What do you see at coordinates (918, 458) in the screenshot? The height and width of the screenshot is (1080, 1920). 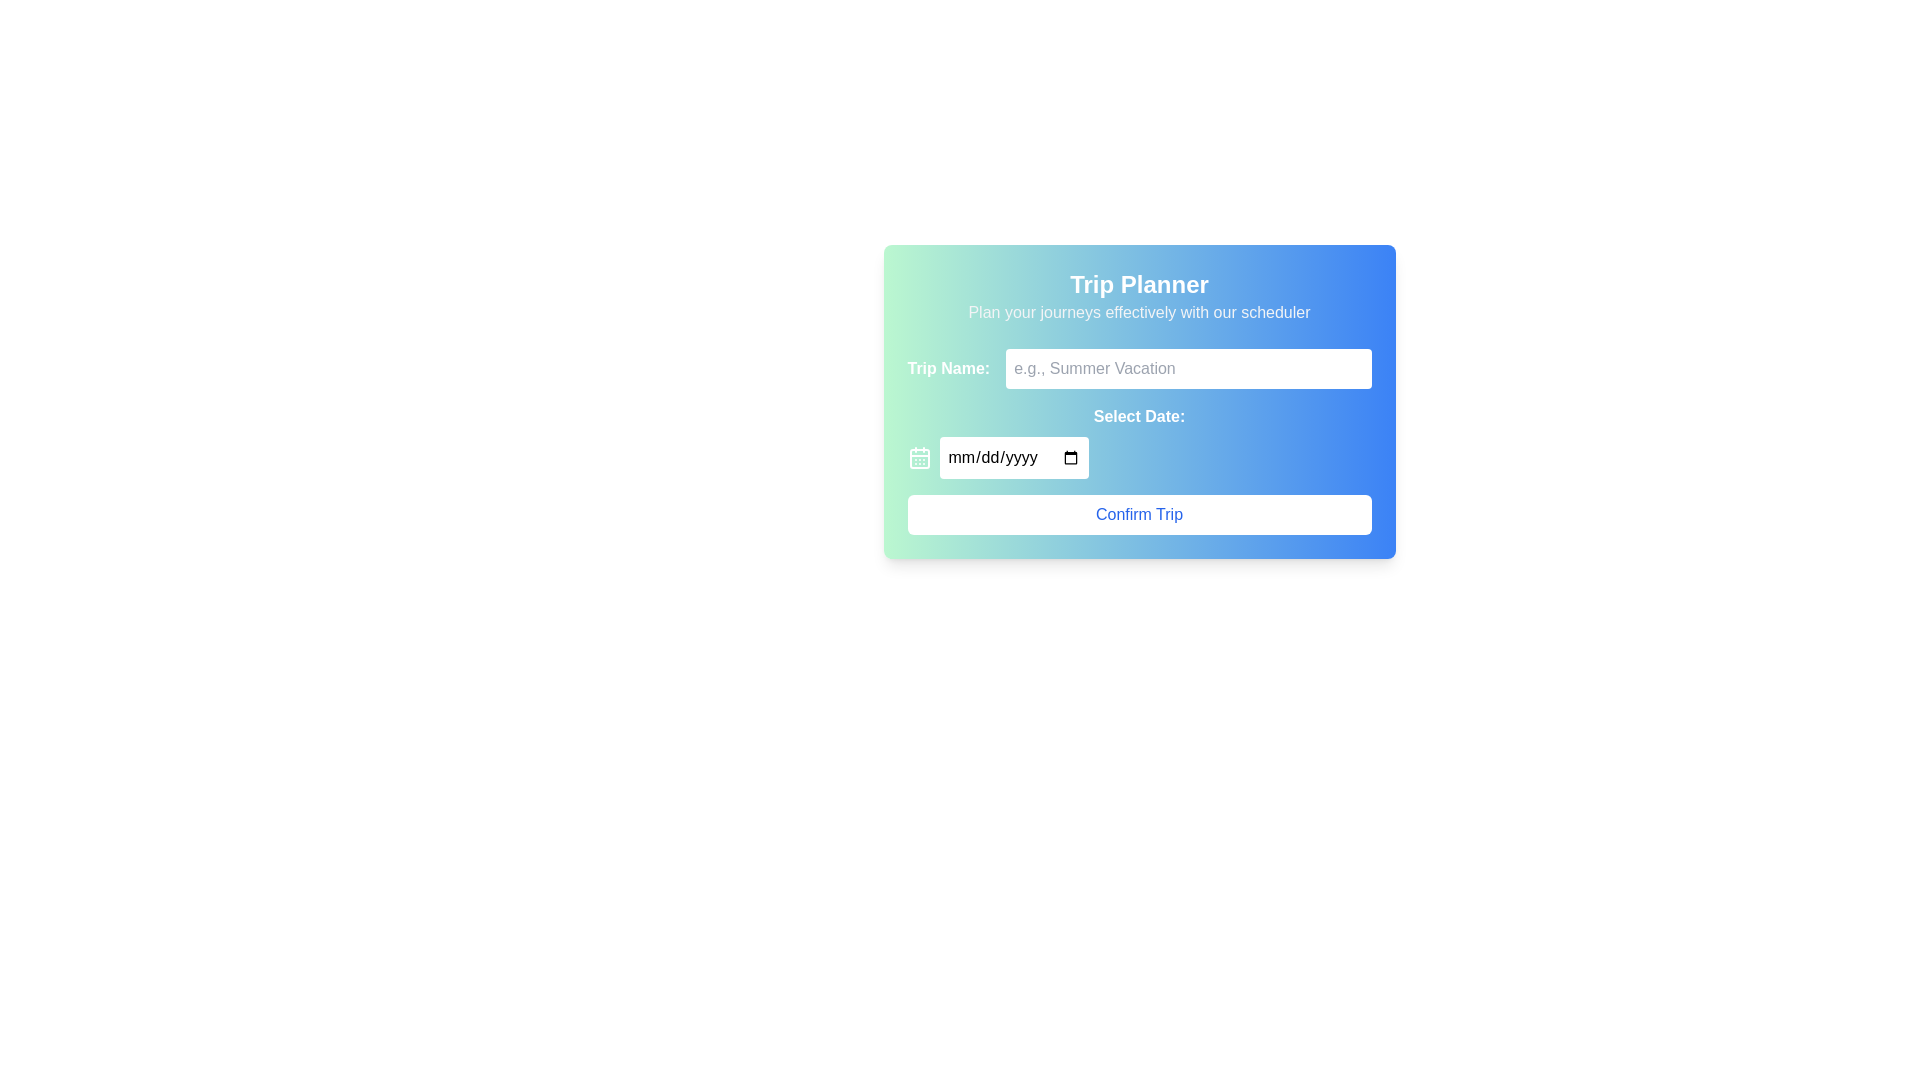 I see `the minimalist white calendar icon with rounded corners` at bounding box center [918, 458].